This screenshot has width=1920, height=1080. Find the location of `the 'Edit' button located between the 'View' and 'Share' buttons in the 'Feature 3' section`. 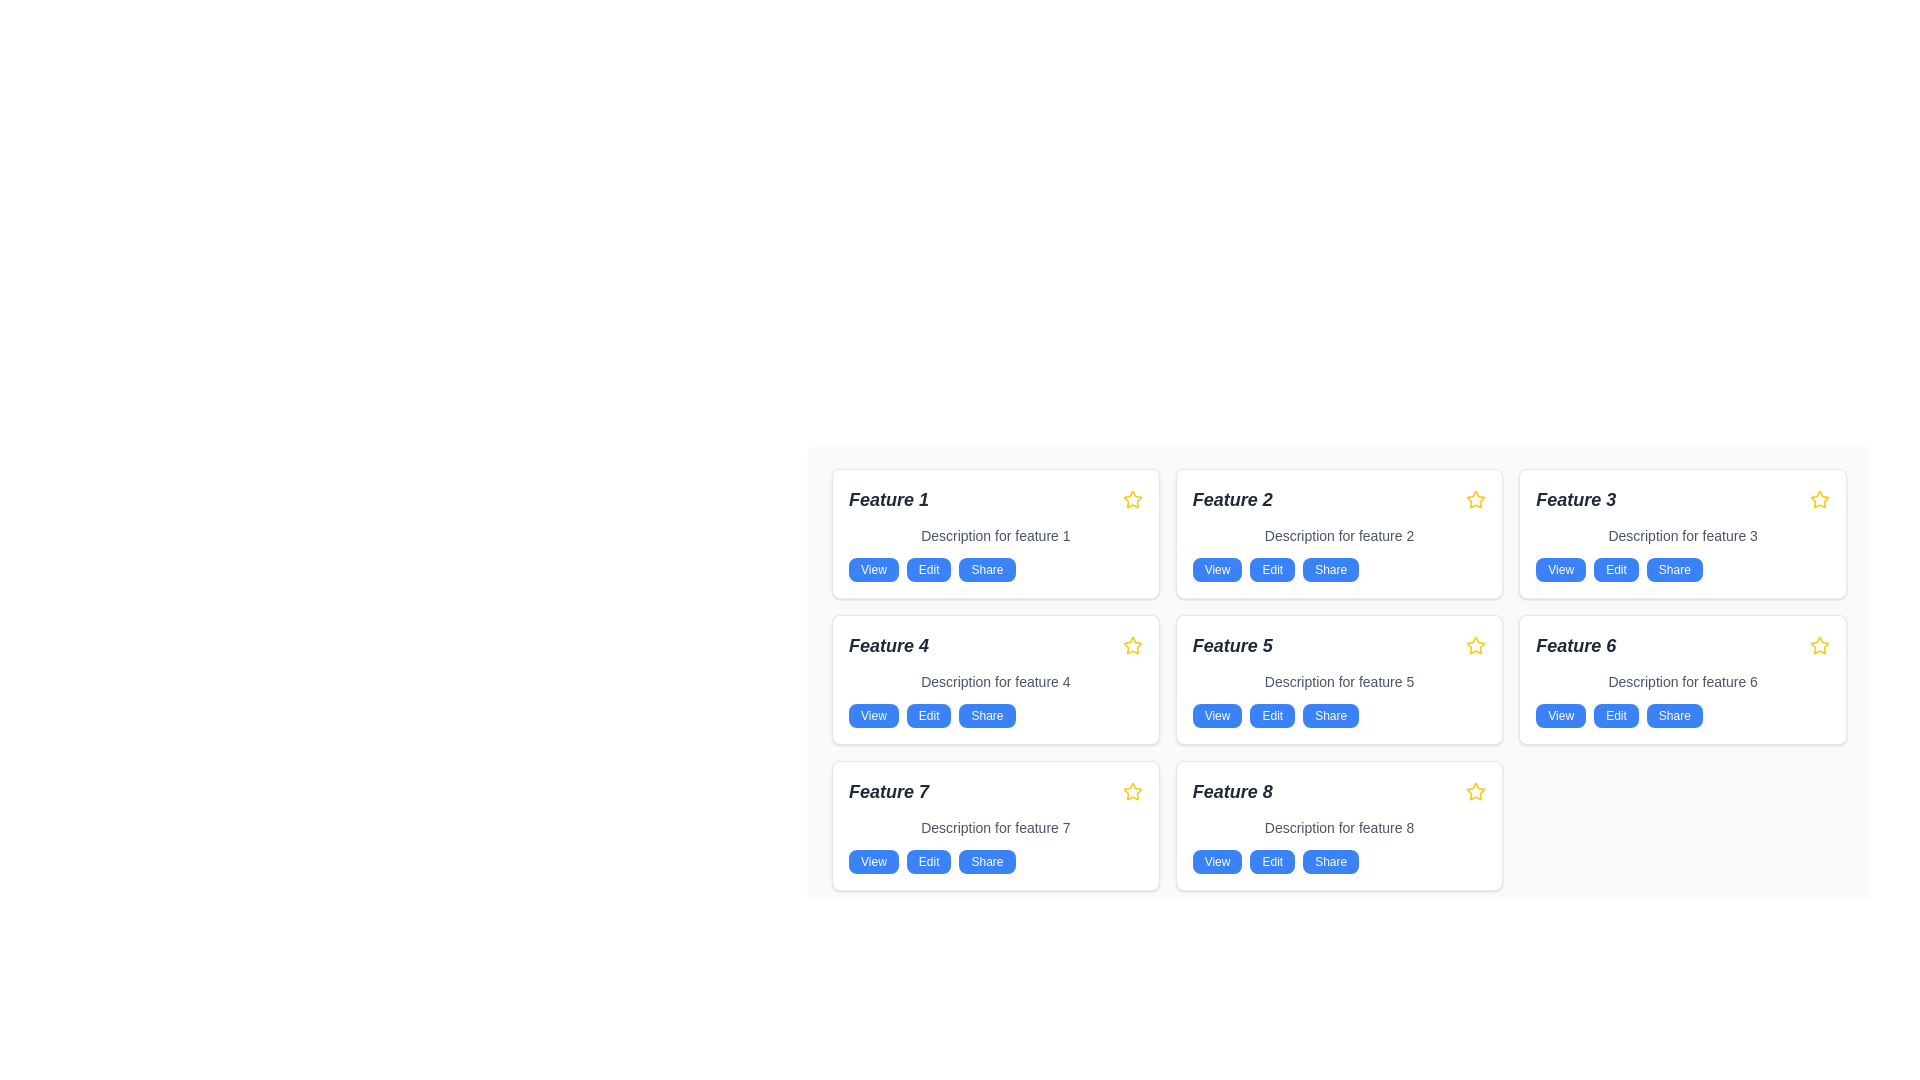

the 'Edit' button located between the 'View' and 'Share' buttons in the 'Feature 3' section is located at coordinates (1616, 570).